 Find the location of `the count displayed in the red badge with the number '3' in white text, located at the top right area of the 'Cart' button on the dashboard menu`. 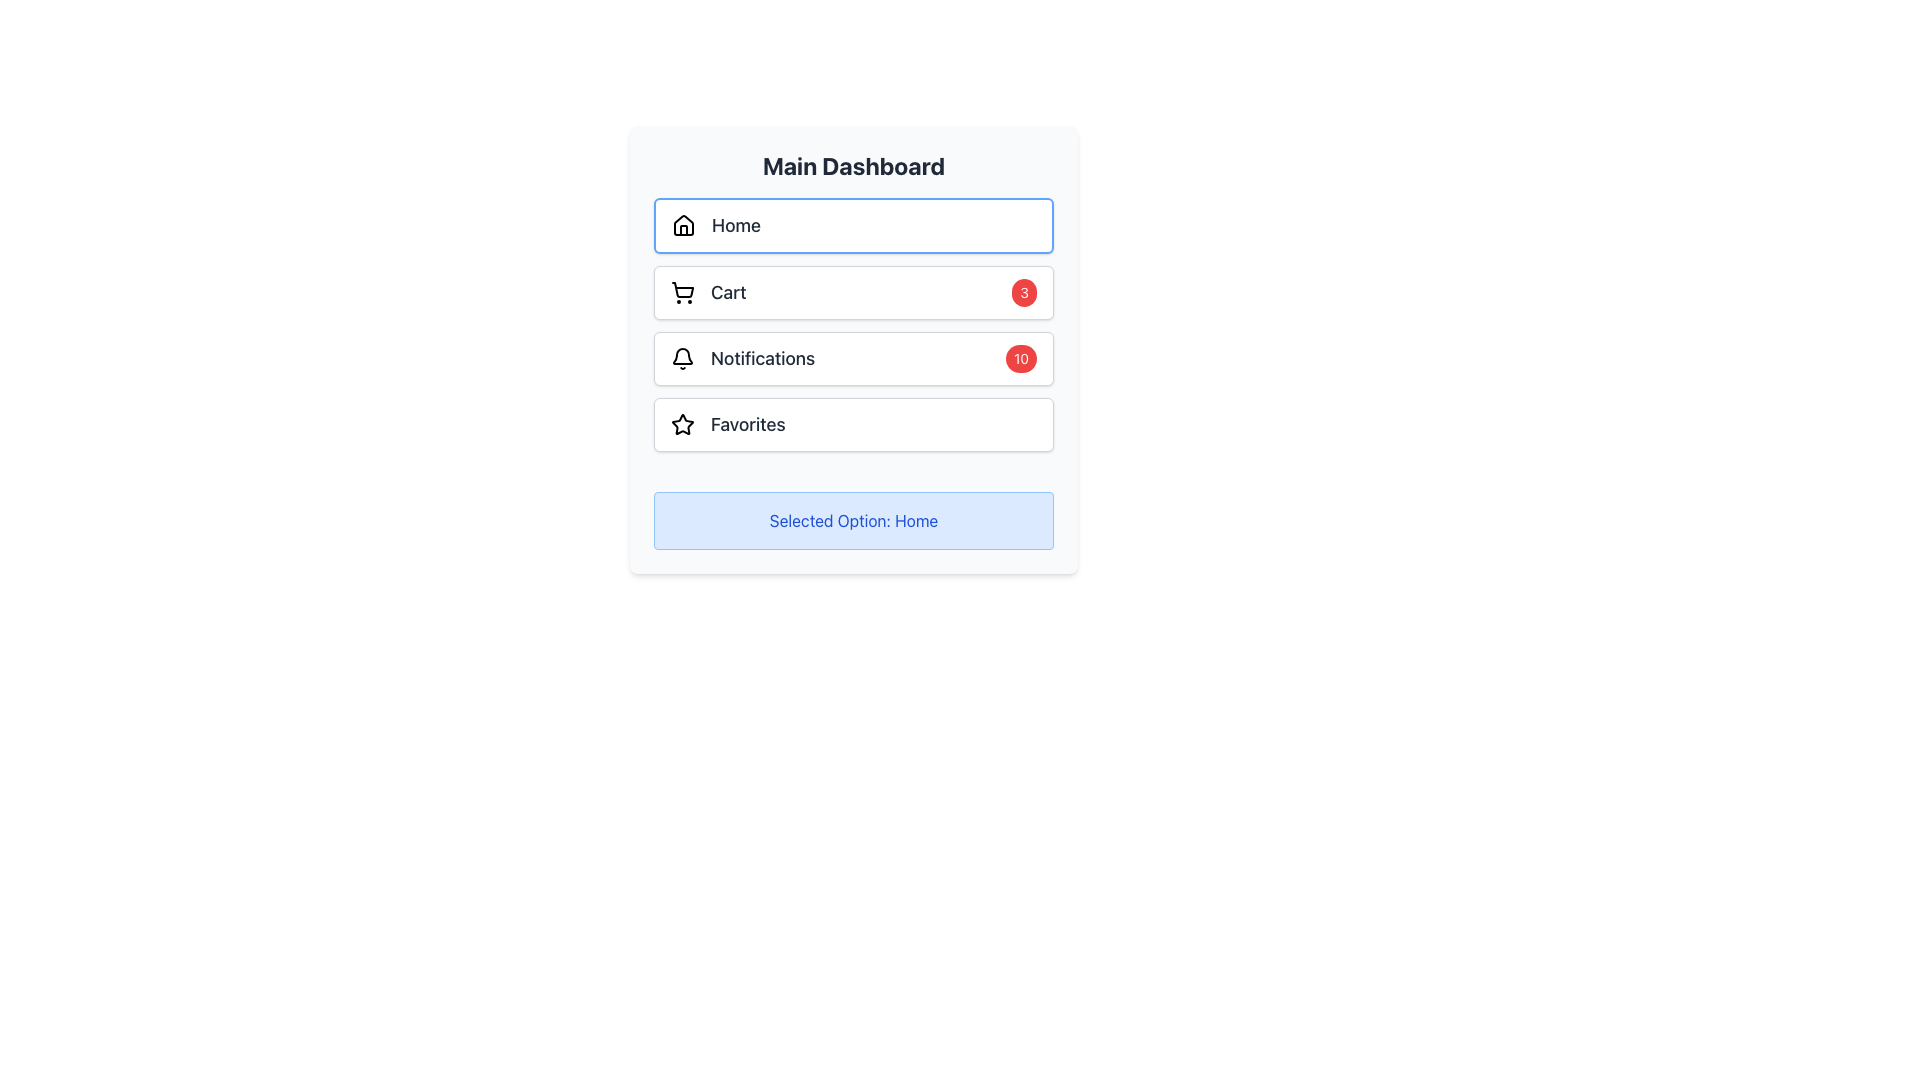

the count displayed in the red badge with the number '3' in white text, located at the top right area of the 'Cart' button on the dashboard menu is located at coordinates (1024, 293).